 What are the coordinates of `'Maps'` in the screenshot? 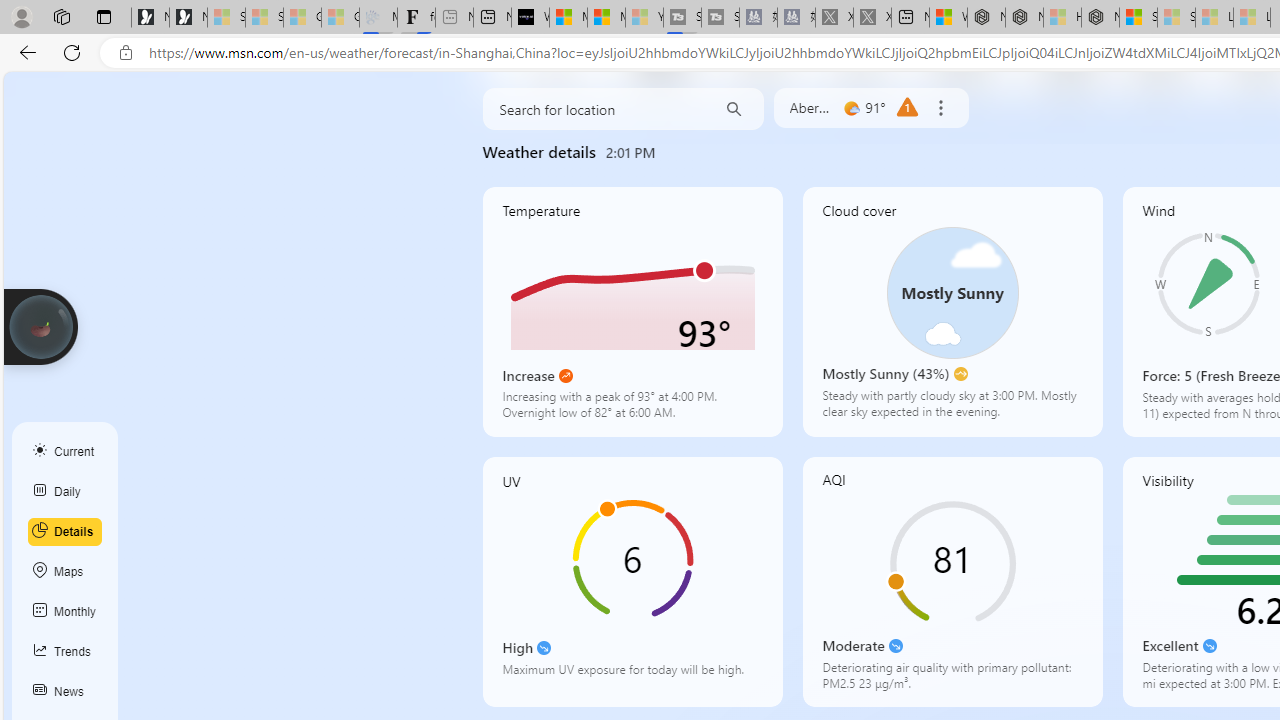 It's located at (65, 572).